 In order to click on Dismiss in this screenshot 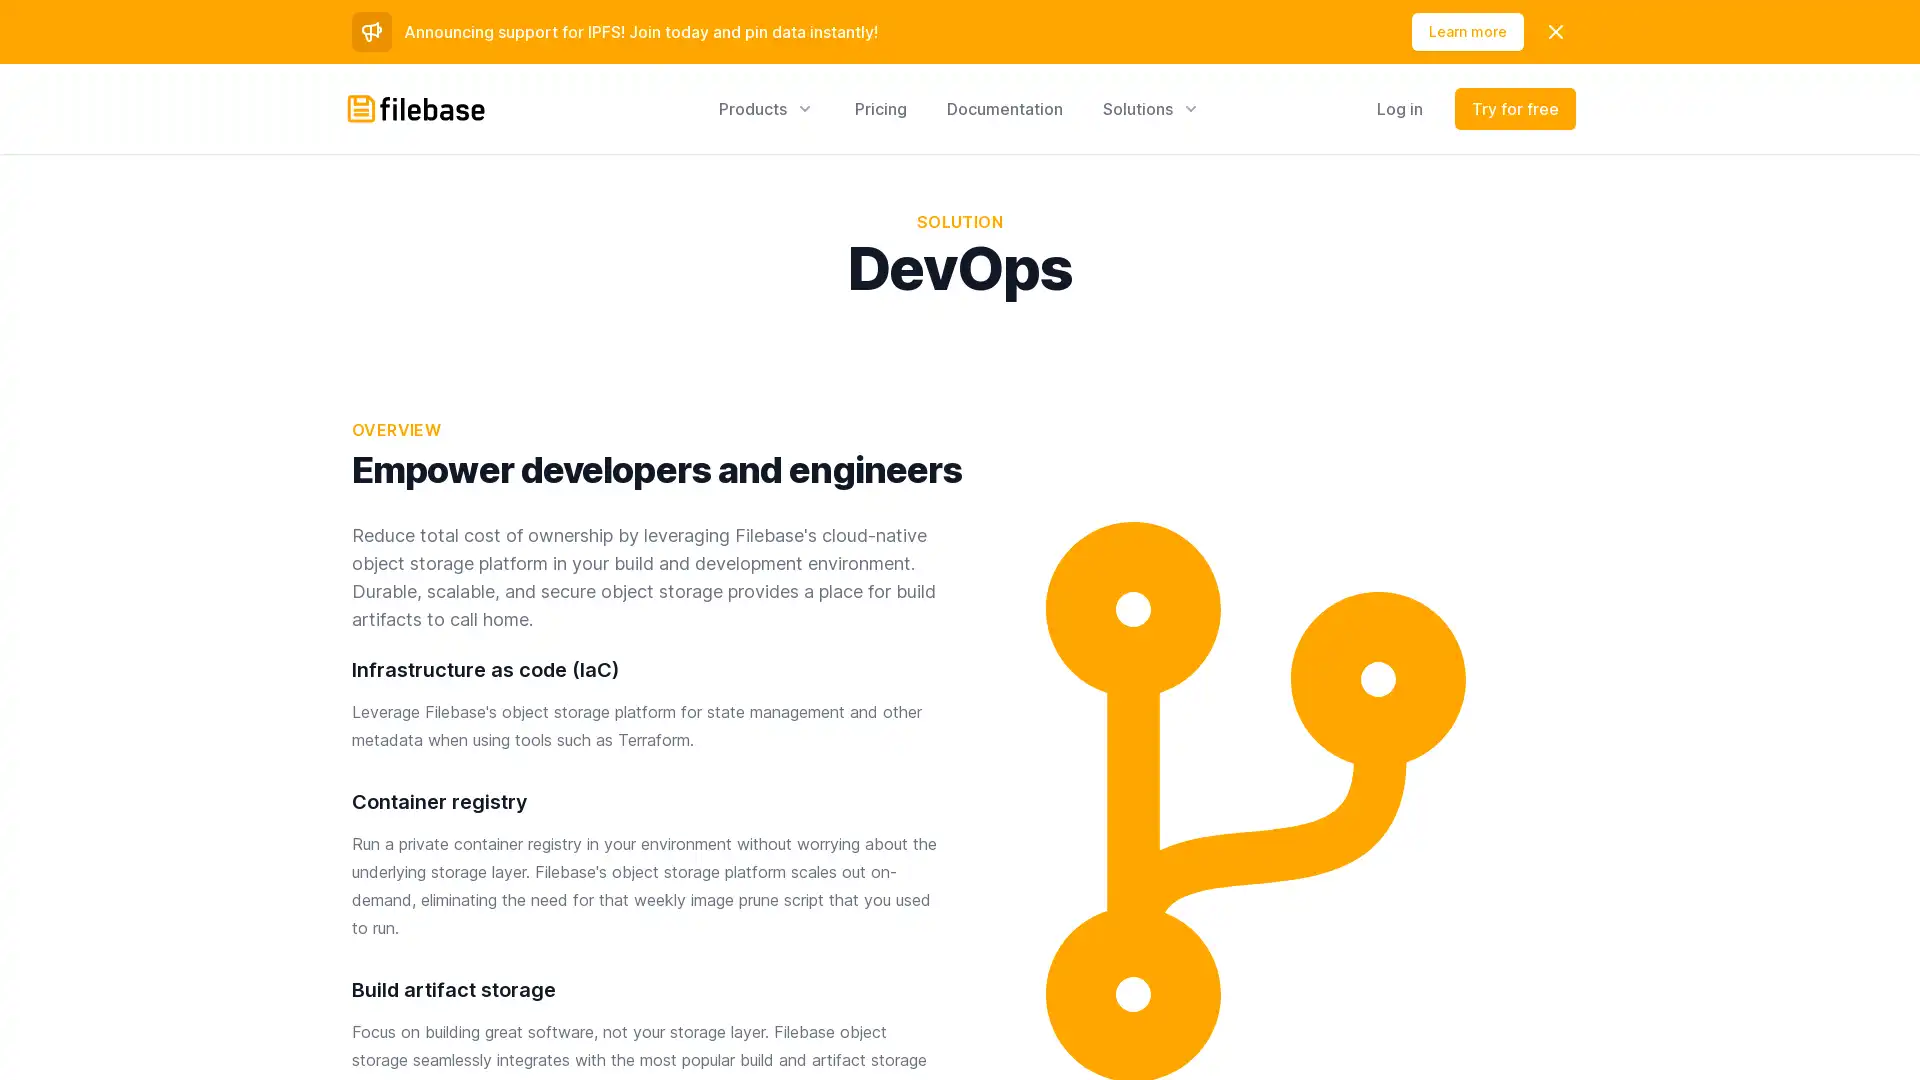, I will do `click(1554, 31)`.